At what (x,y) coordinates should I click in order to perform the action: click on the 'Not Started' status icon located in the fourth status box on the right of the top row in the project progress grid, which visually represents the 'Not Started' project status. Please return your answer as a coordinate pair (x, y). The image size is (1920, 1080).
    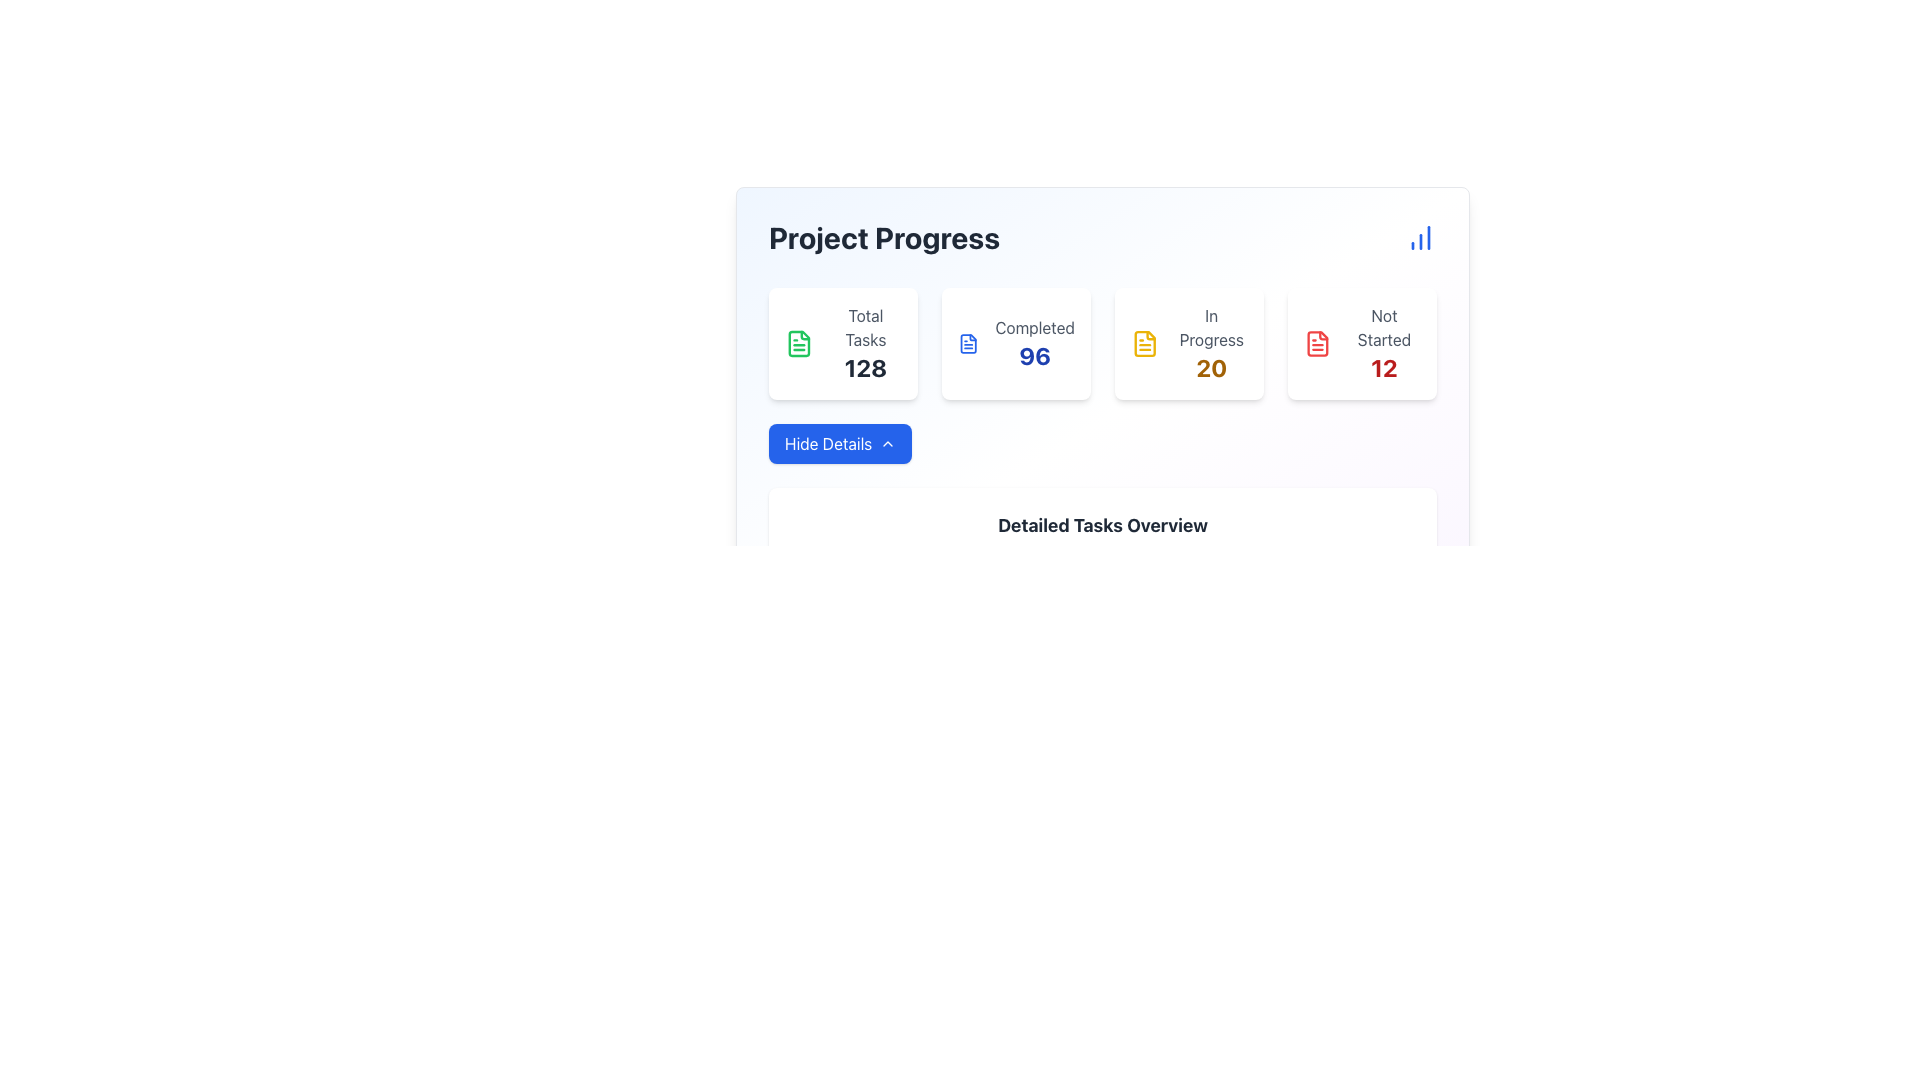
    Looking at the image, I should click on (1317, 342).